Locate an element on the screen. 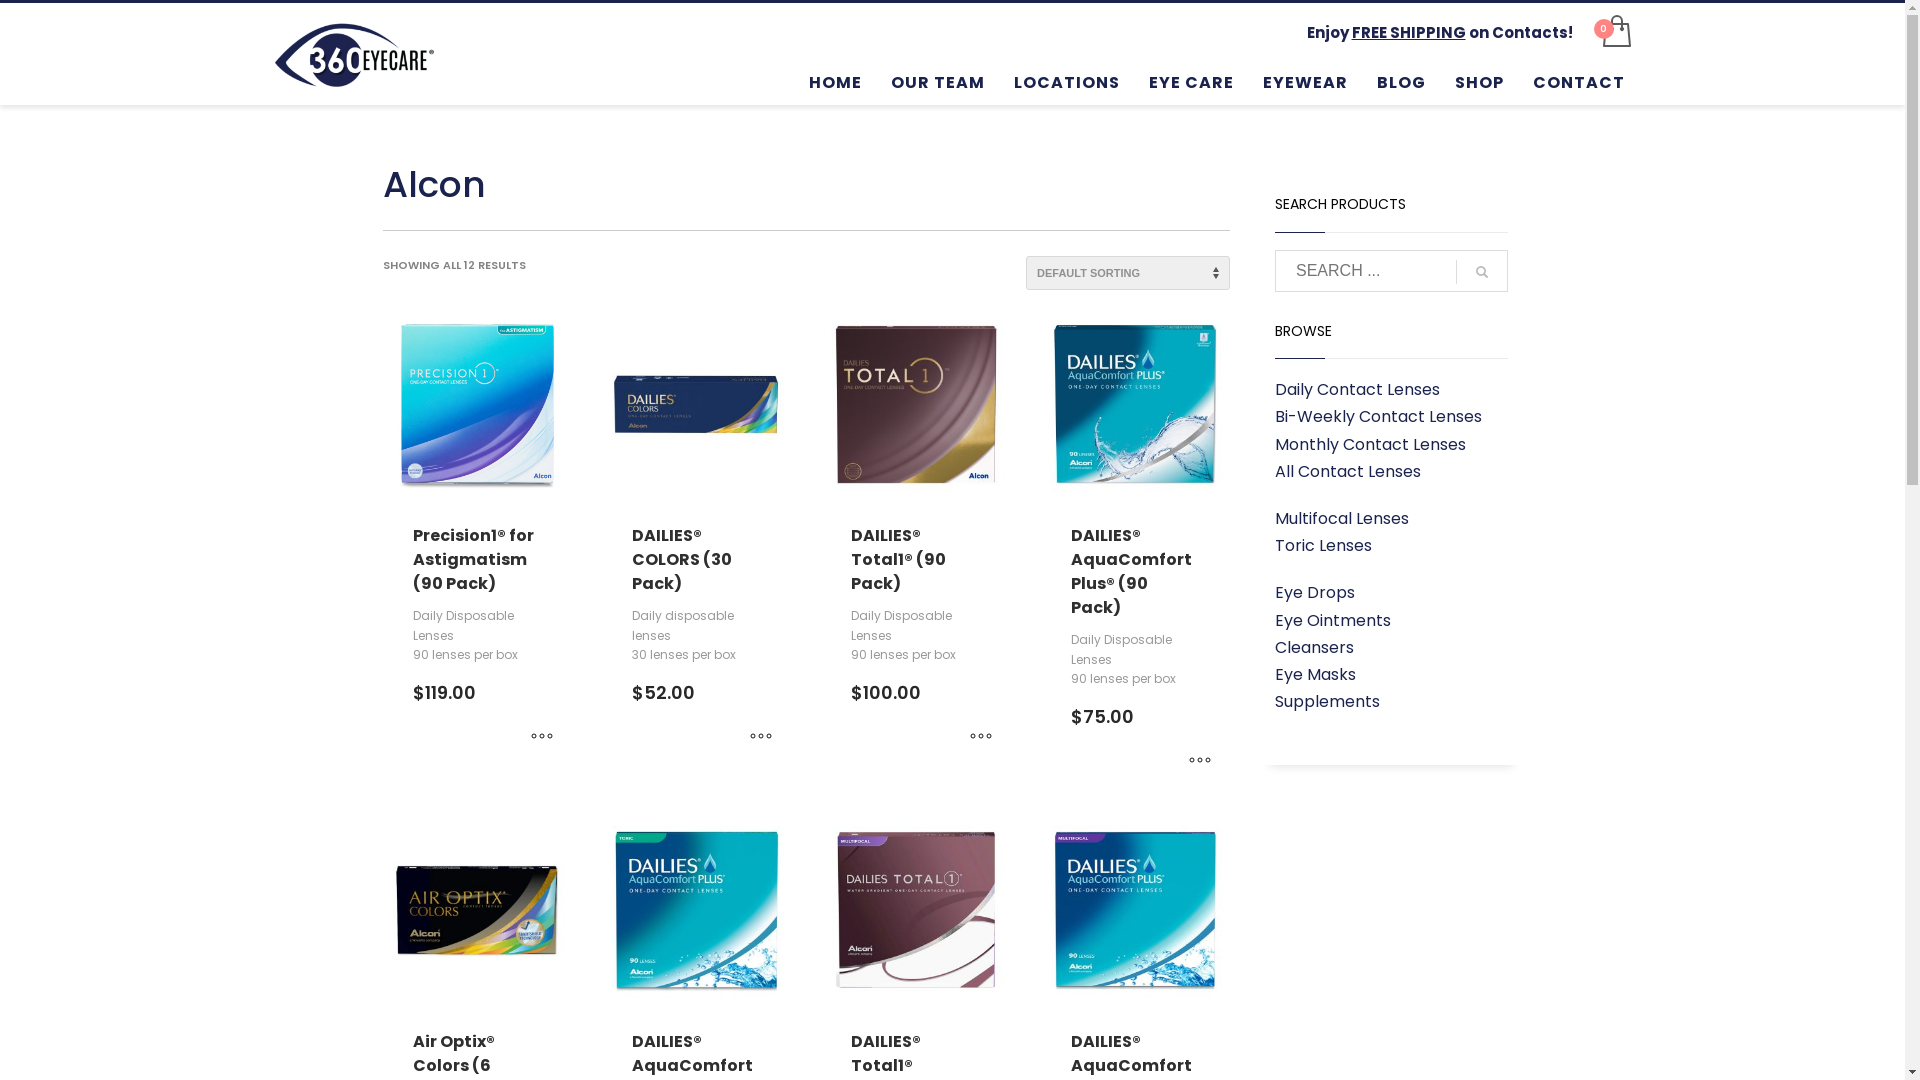 The height and width of the screenshot is (1080, 1920). 'EYE CARE' is located at coordinates (1191, 80).